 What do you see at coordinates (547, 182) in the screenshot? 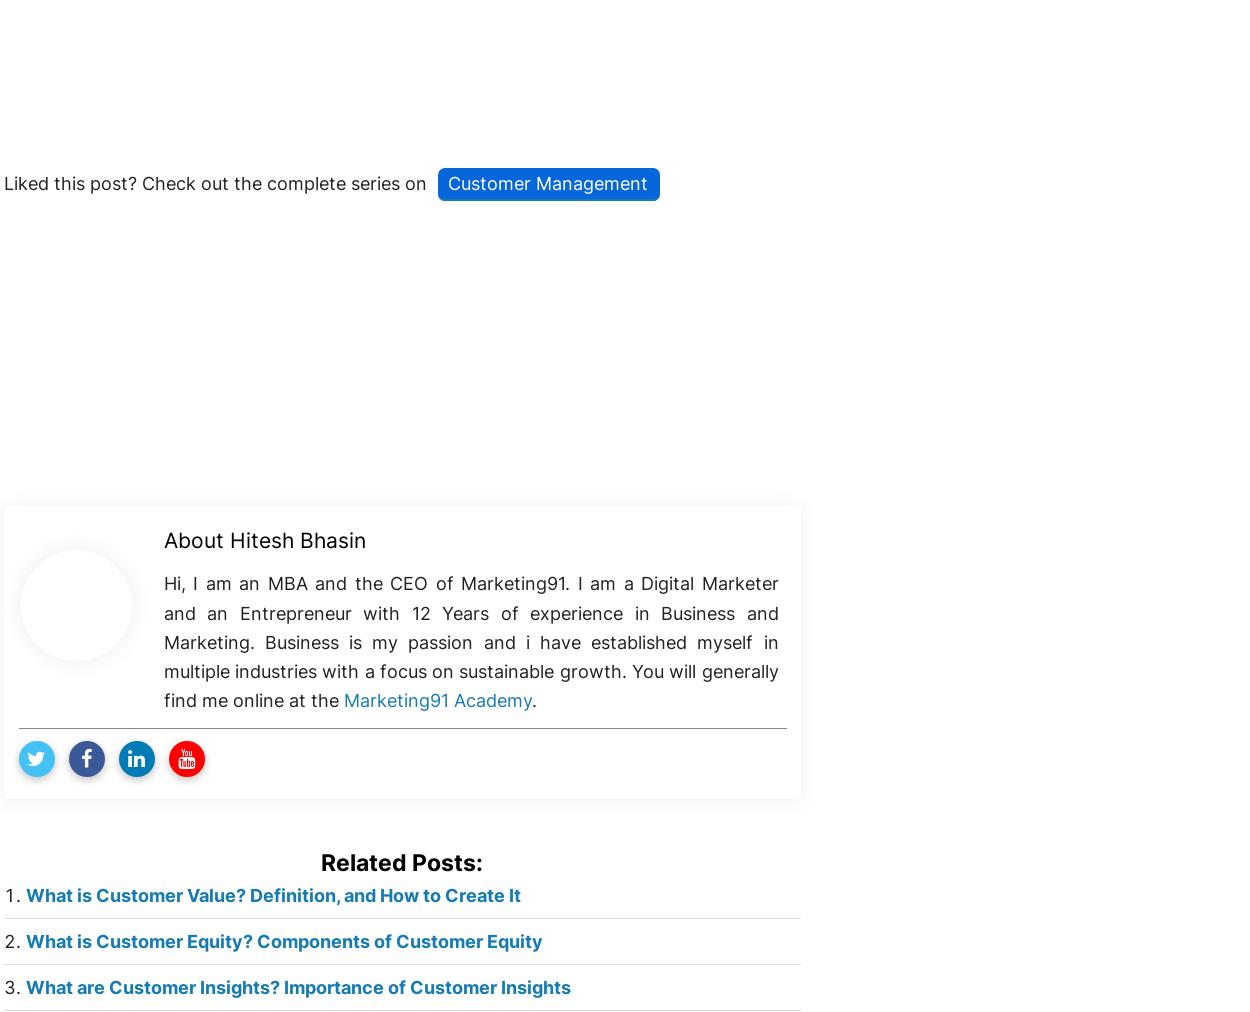
I see `'Customer Management'` at bounding box center [547, 182].